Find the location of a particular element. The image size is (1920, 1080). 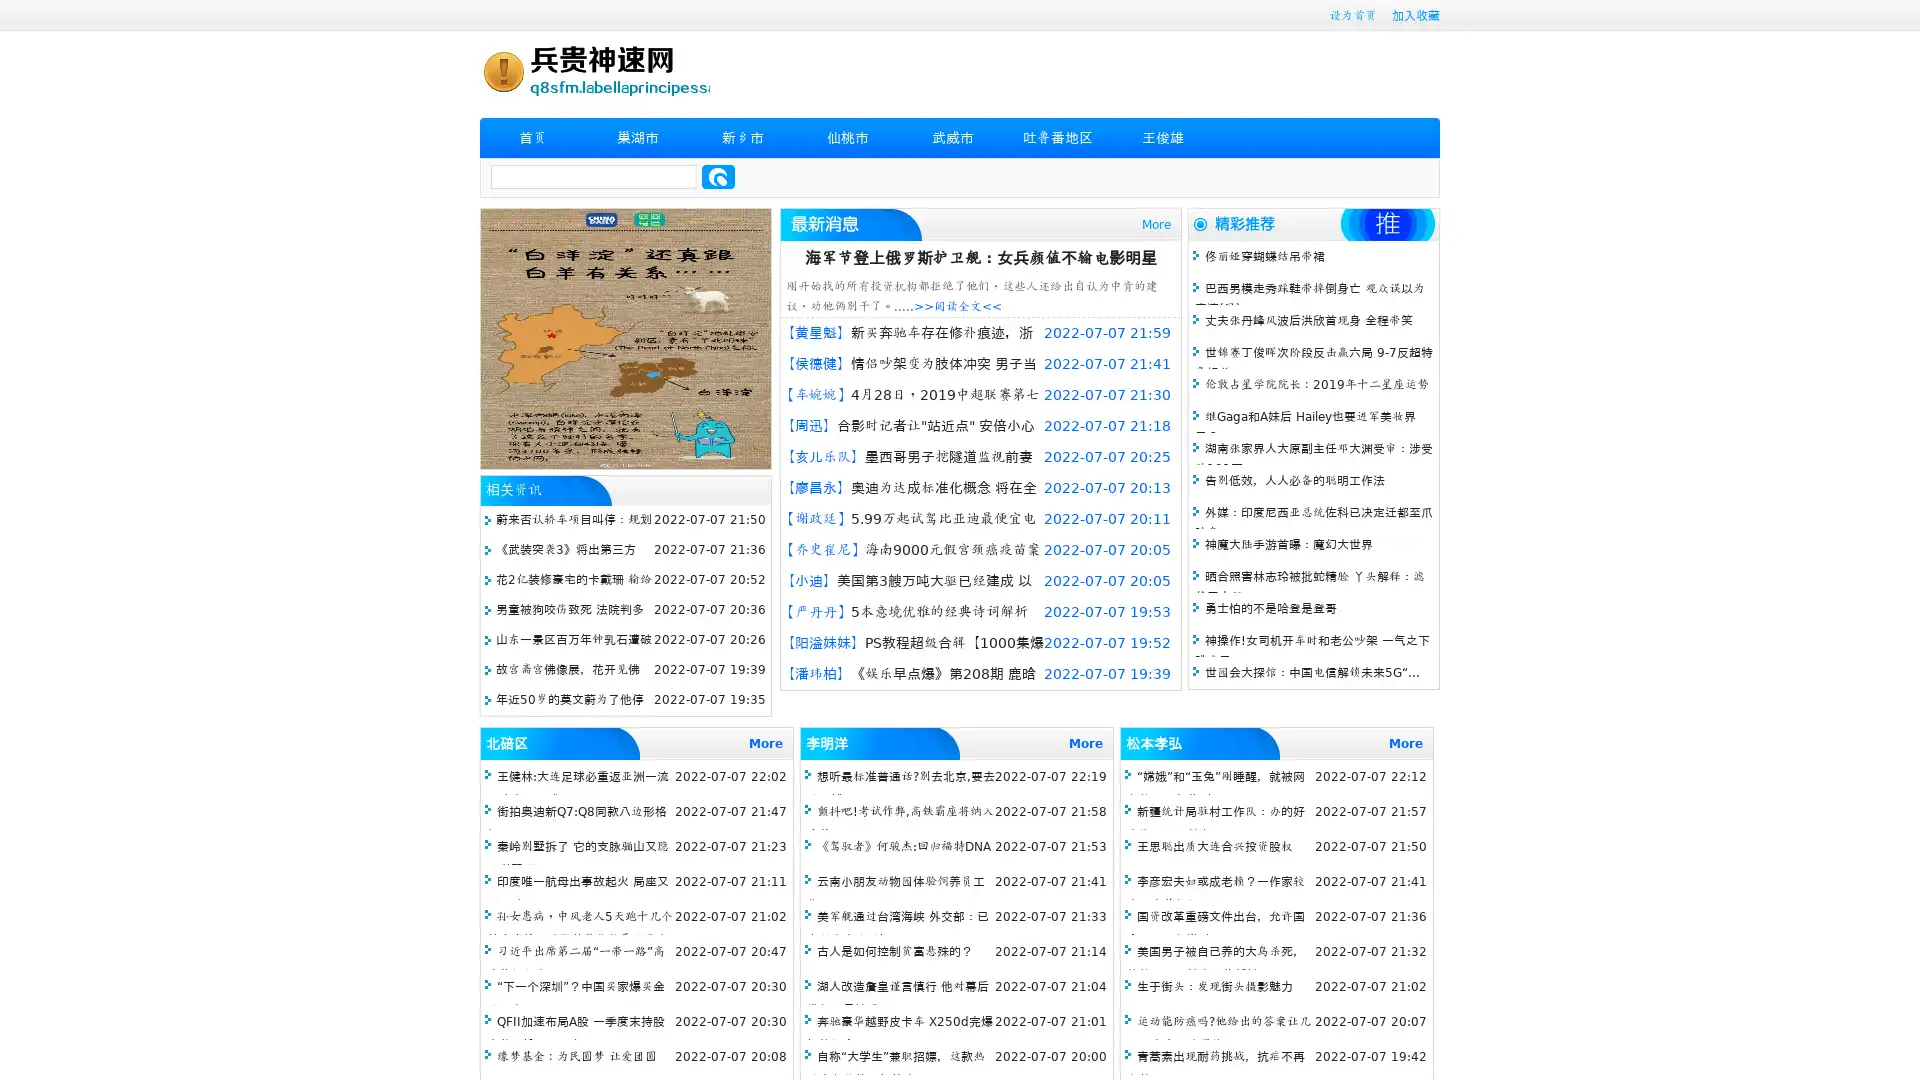

Search is located at coordinates (718, 176).